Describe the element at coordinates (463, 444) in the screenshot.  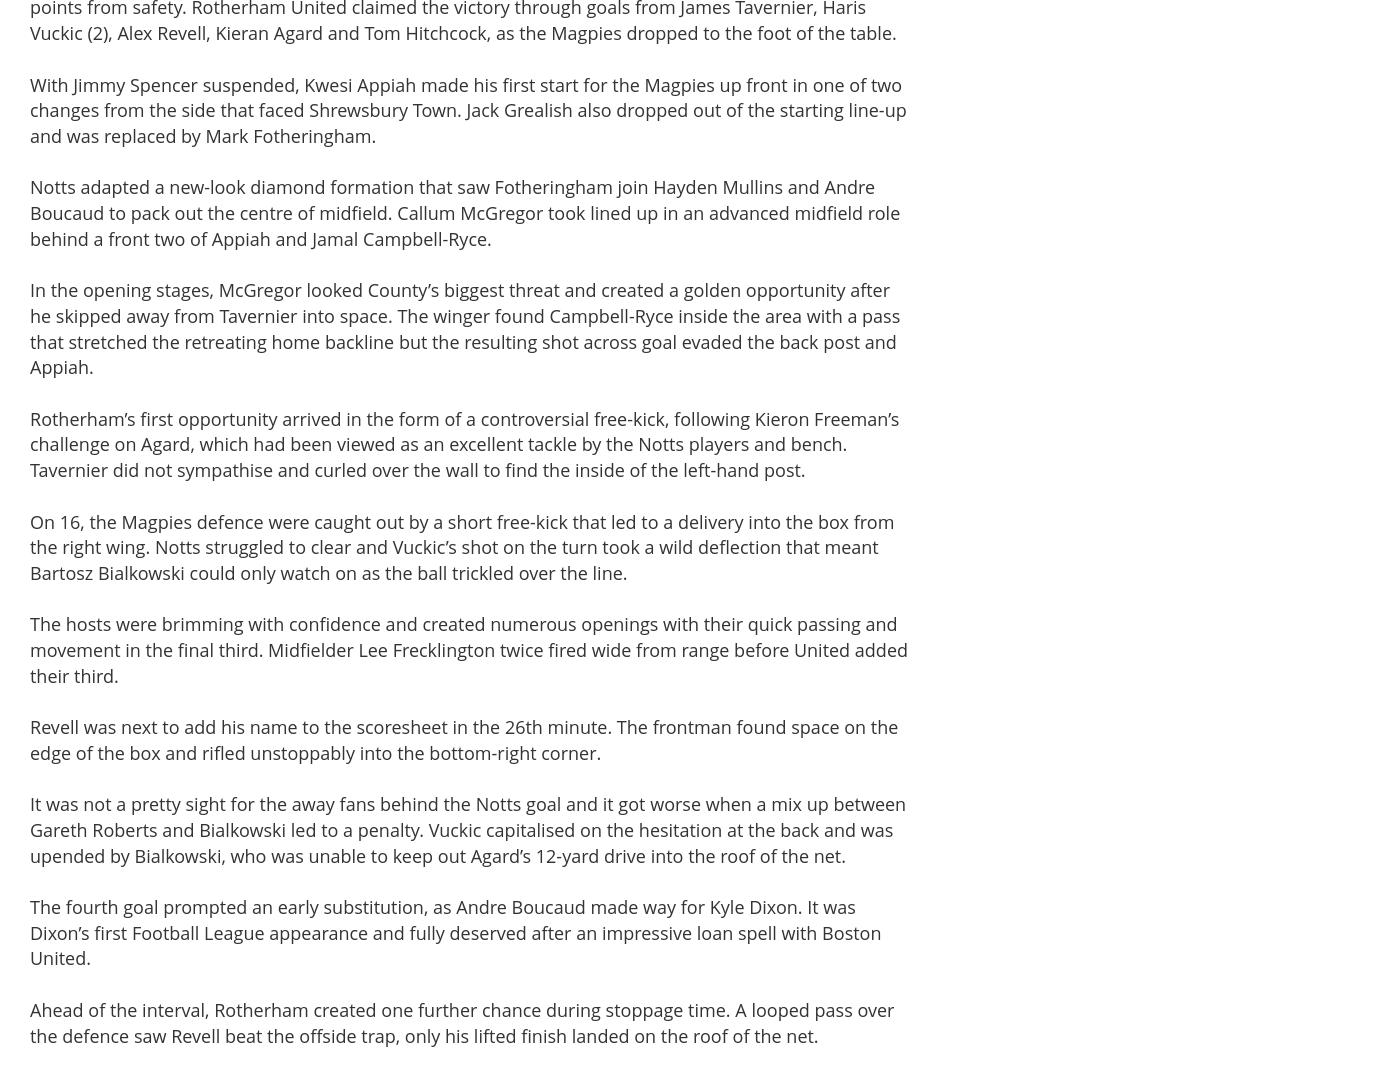
I see `'Rotherham’s first opportunity arrived in the form of a controversial free-kick, following Kieron Freeman’s challenge on Agard, which had been viewed as an excellent tackle by the Notts players and bench. Tavernier did not sympathise and curled over the wall to find the inside of the left-hand post.'` at that location.